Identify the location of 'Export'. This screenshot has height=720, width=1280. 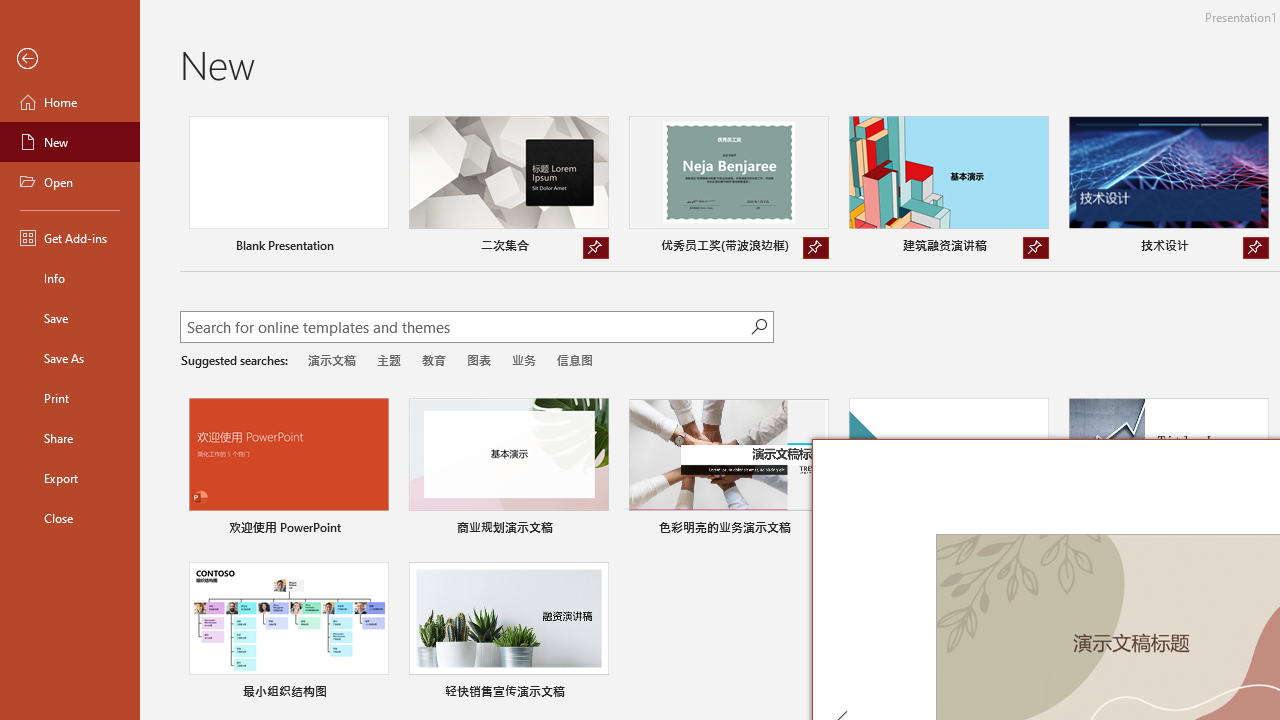
(69, 478).